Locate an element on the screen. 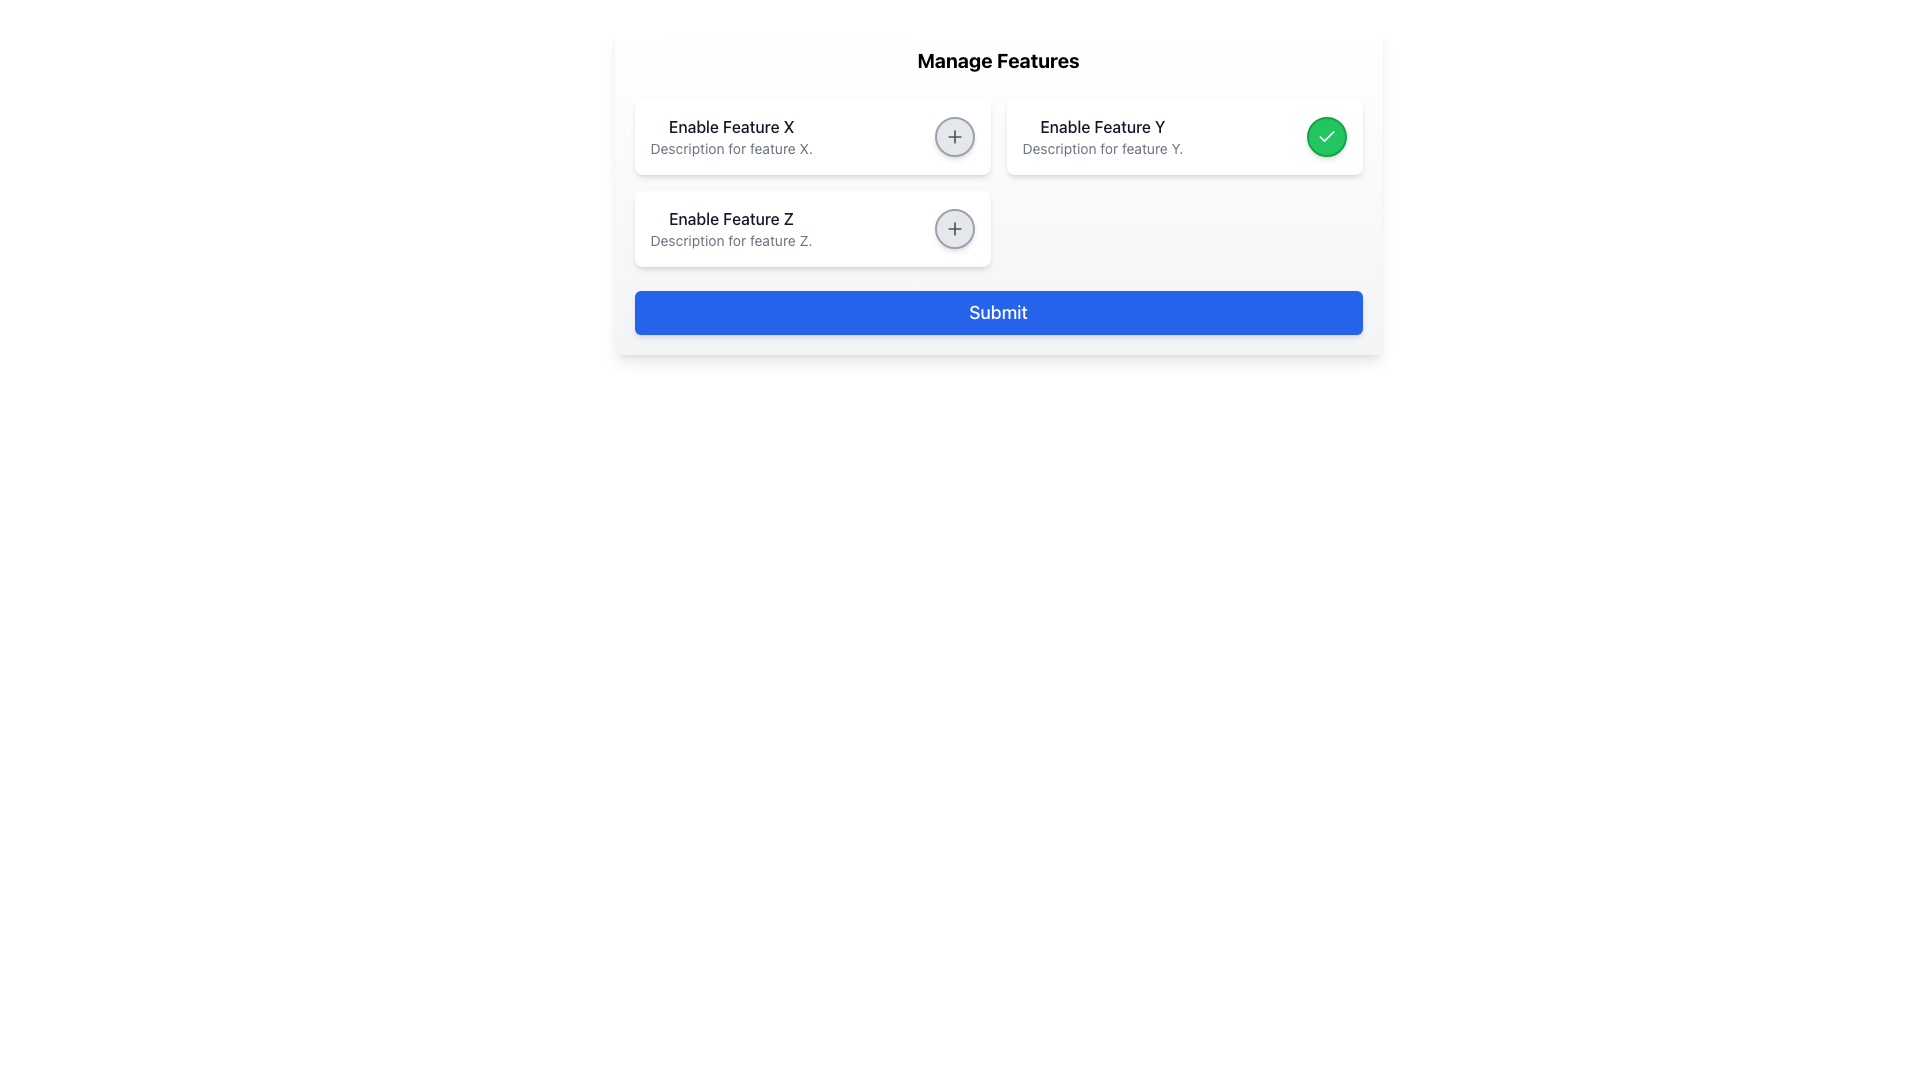 The height and width of the screenshot is (1080, 1920). the Circular Button or Status Indicator that confirms the activation of Feature Y, located at the far-right end of the panel titled 'Enable Feature Y' is located at coordinates (1326, 136).